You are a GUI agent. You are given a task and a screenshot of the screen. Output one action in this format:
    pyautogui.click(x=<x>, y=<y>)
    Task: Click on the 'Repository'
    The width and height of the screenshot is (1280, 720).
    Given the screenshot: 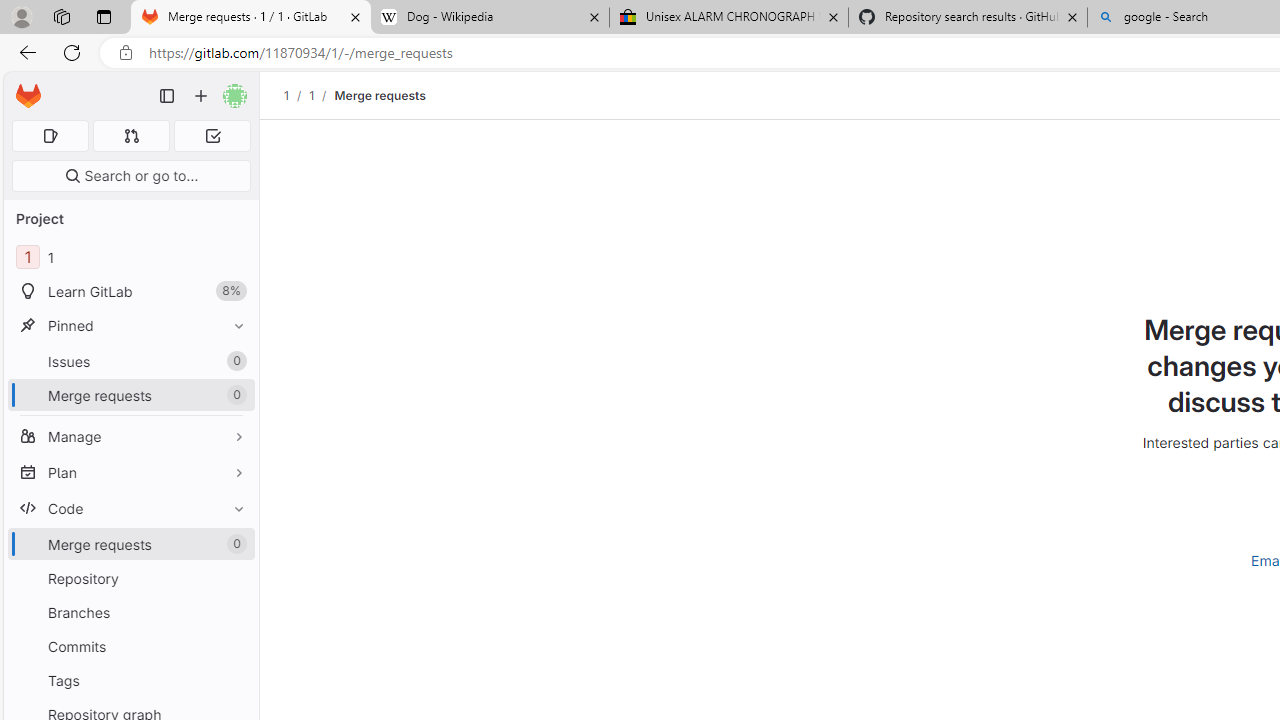 What is the action you would take?
    pyautogui.click(x=130, y=578)
    